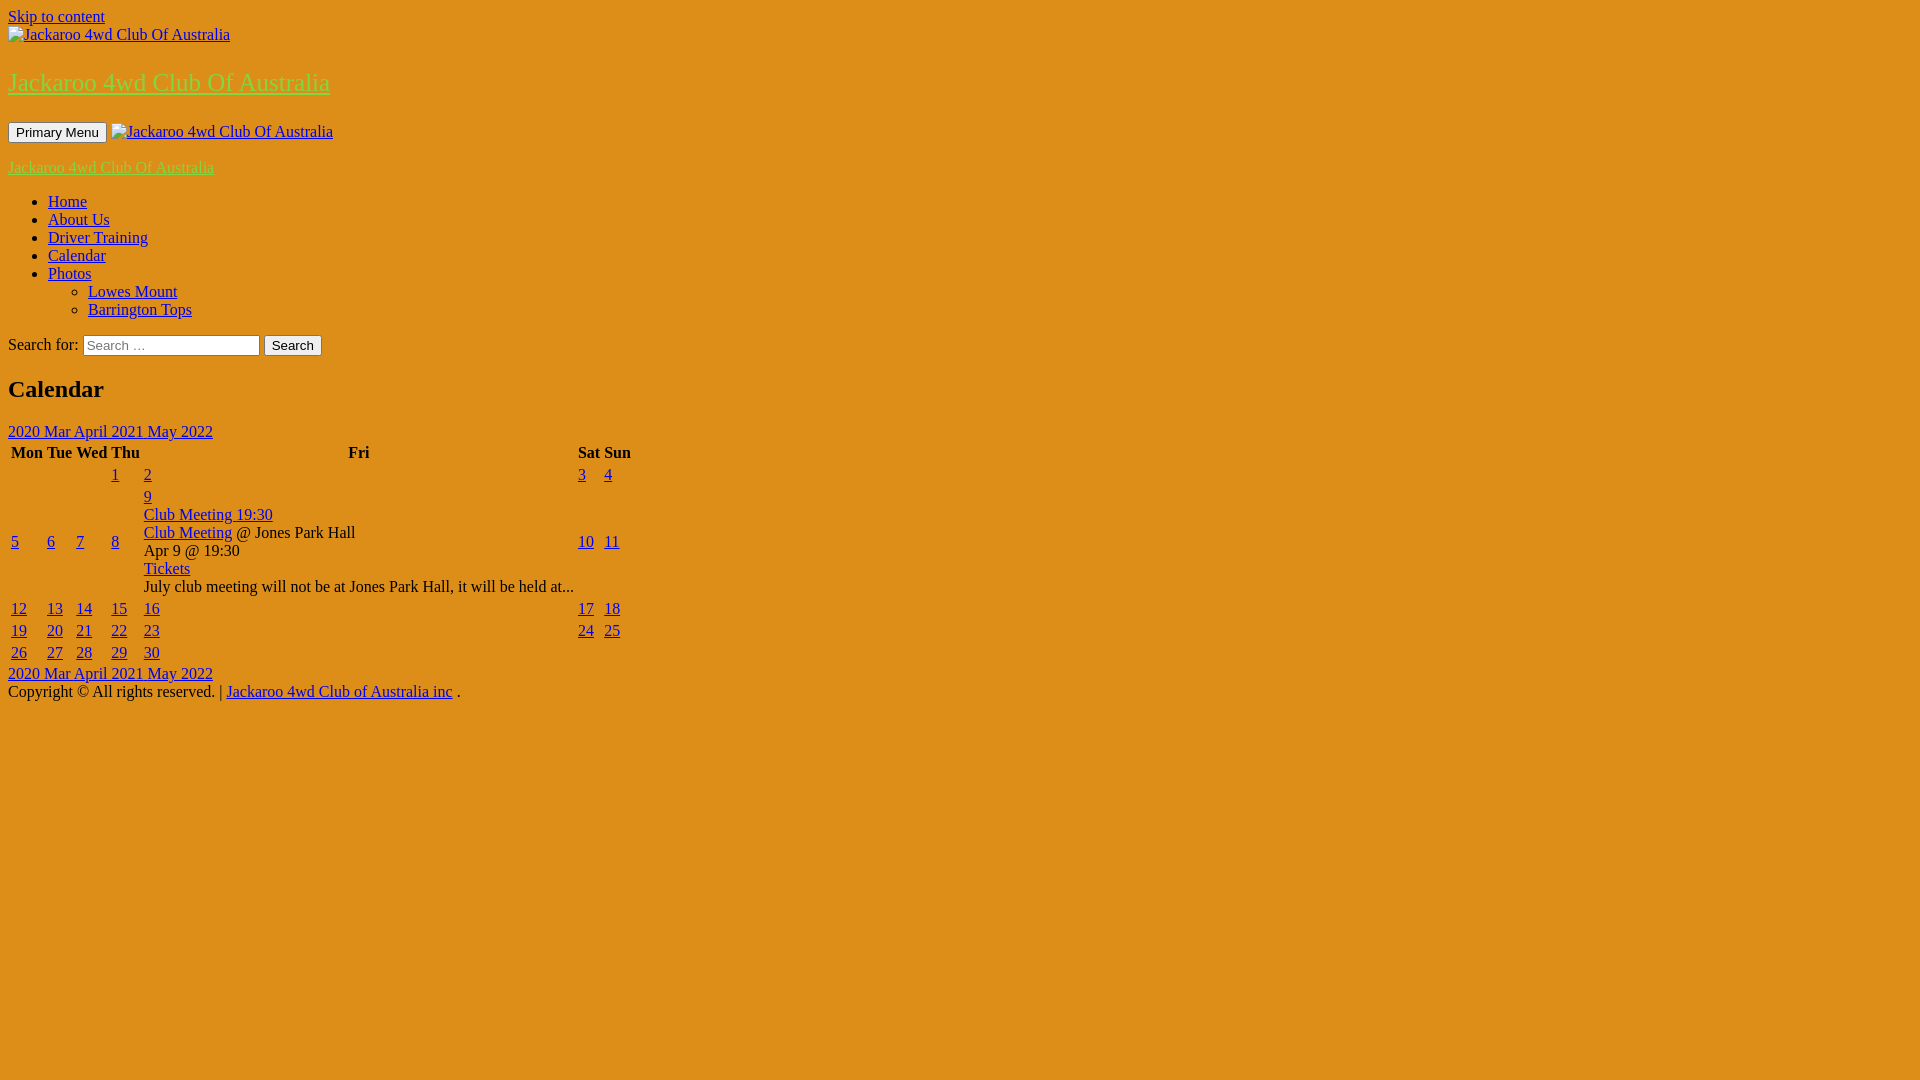 The height and width of the screenshot is (1080, 1920). Describe the element at coordinates (48, 219) in the screenshot. I see `'About Us'` at that location.